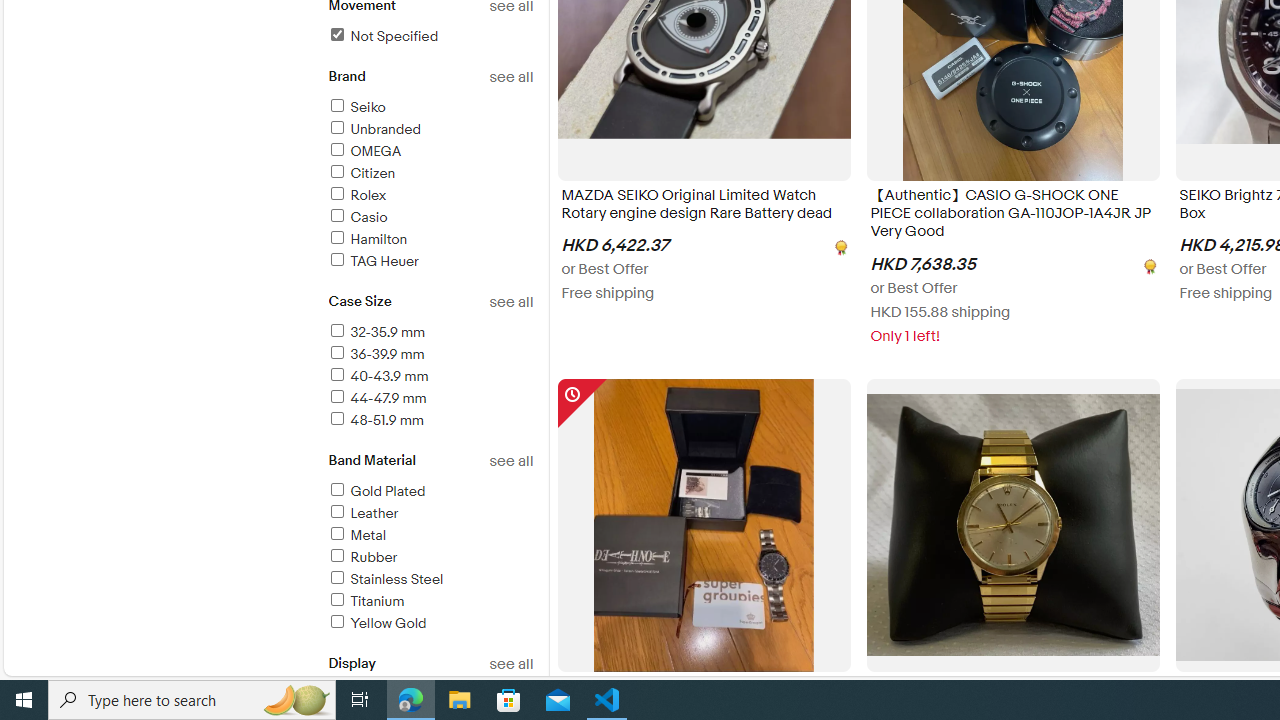  What do you see at coordinates (429, 130) in the screenshot?
I see `'Unbranded'` at bounding box center [429, 130].